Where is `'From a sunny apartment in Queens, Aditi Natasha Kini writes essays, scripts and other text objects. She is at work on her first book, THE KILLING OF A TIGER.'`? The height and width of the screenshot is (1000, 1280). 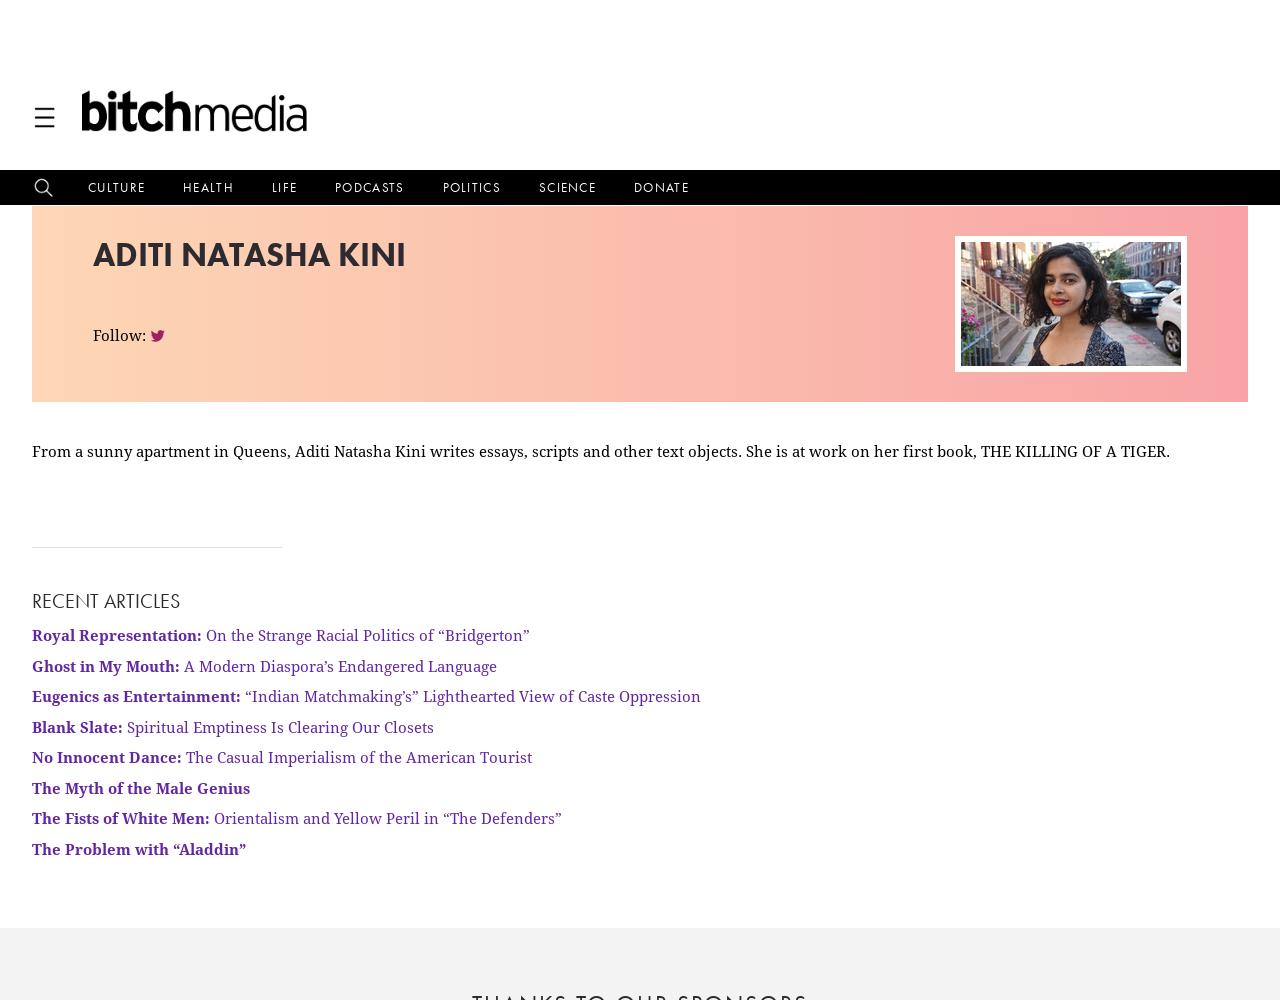
'From a sunny apartment in Queens, Aditi Natasha Kini writes essays, scripts and other text objects. She is at work on her first book, THE KILLING OF A TIGER.' is located at coordinates (599, 449).